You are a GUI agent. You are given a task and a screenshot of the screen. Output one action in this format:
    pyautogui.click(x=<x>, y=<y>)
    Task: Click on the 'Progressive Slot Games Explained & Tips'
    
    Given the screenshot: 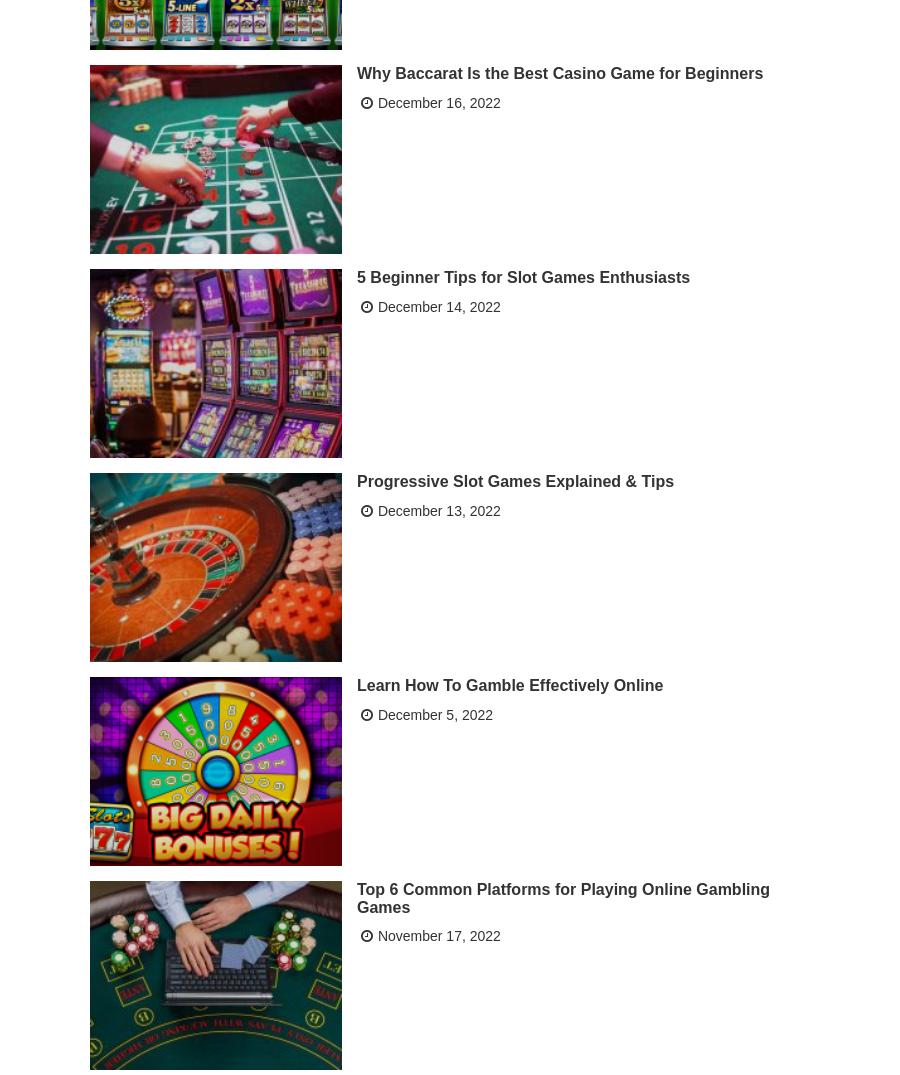 What is the action you would take?
    pyautogui.click(x=514, y=479)
    